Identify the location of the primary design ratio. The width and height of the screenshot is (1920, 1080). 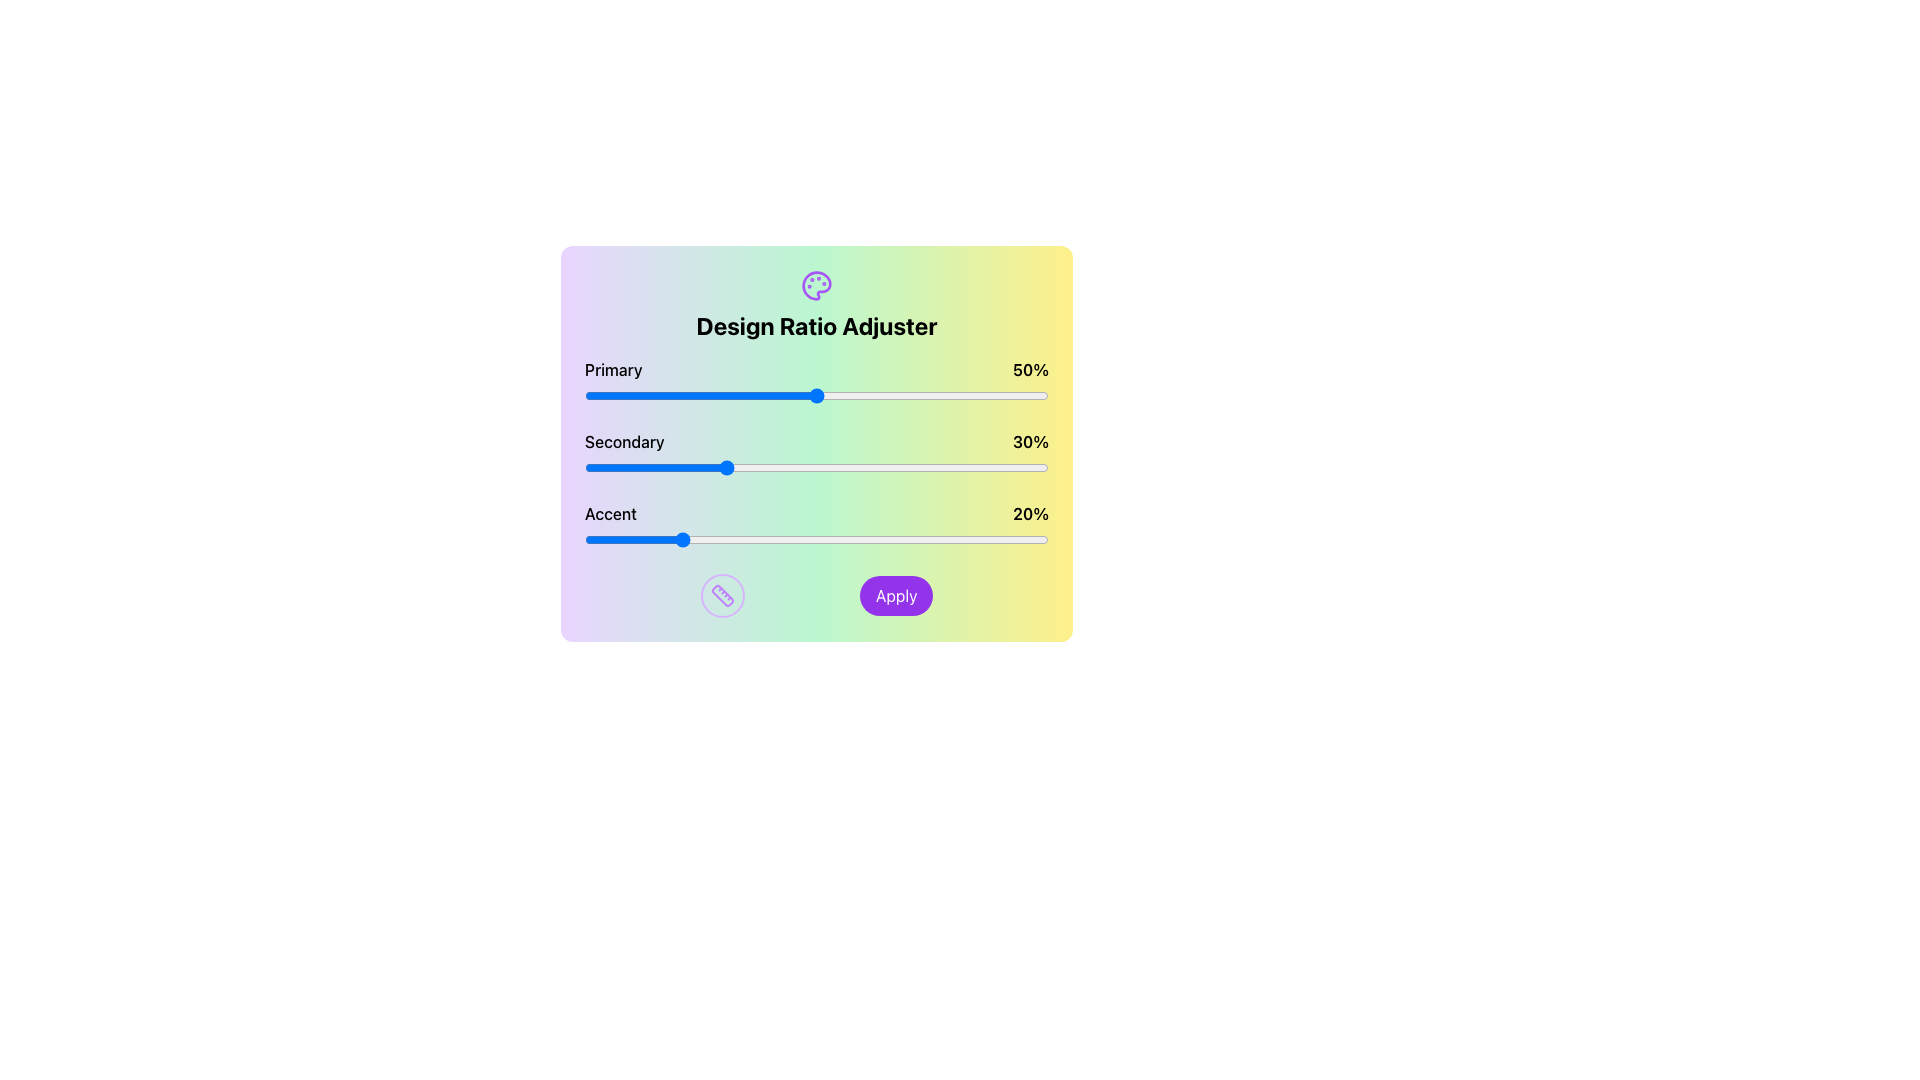
(844, 396).